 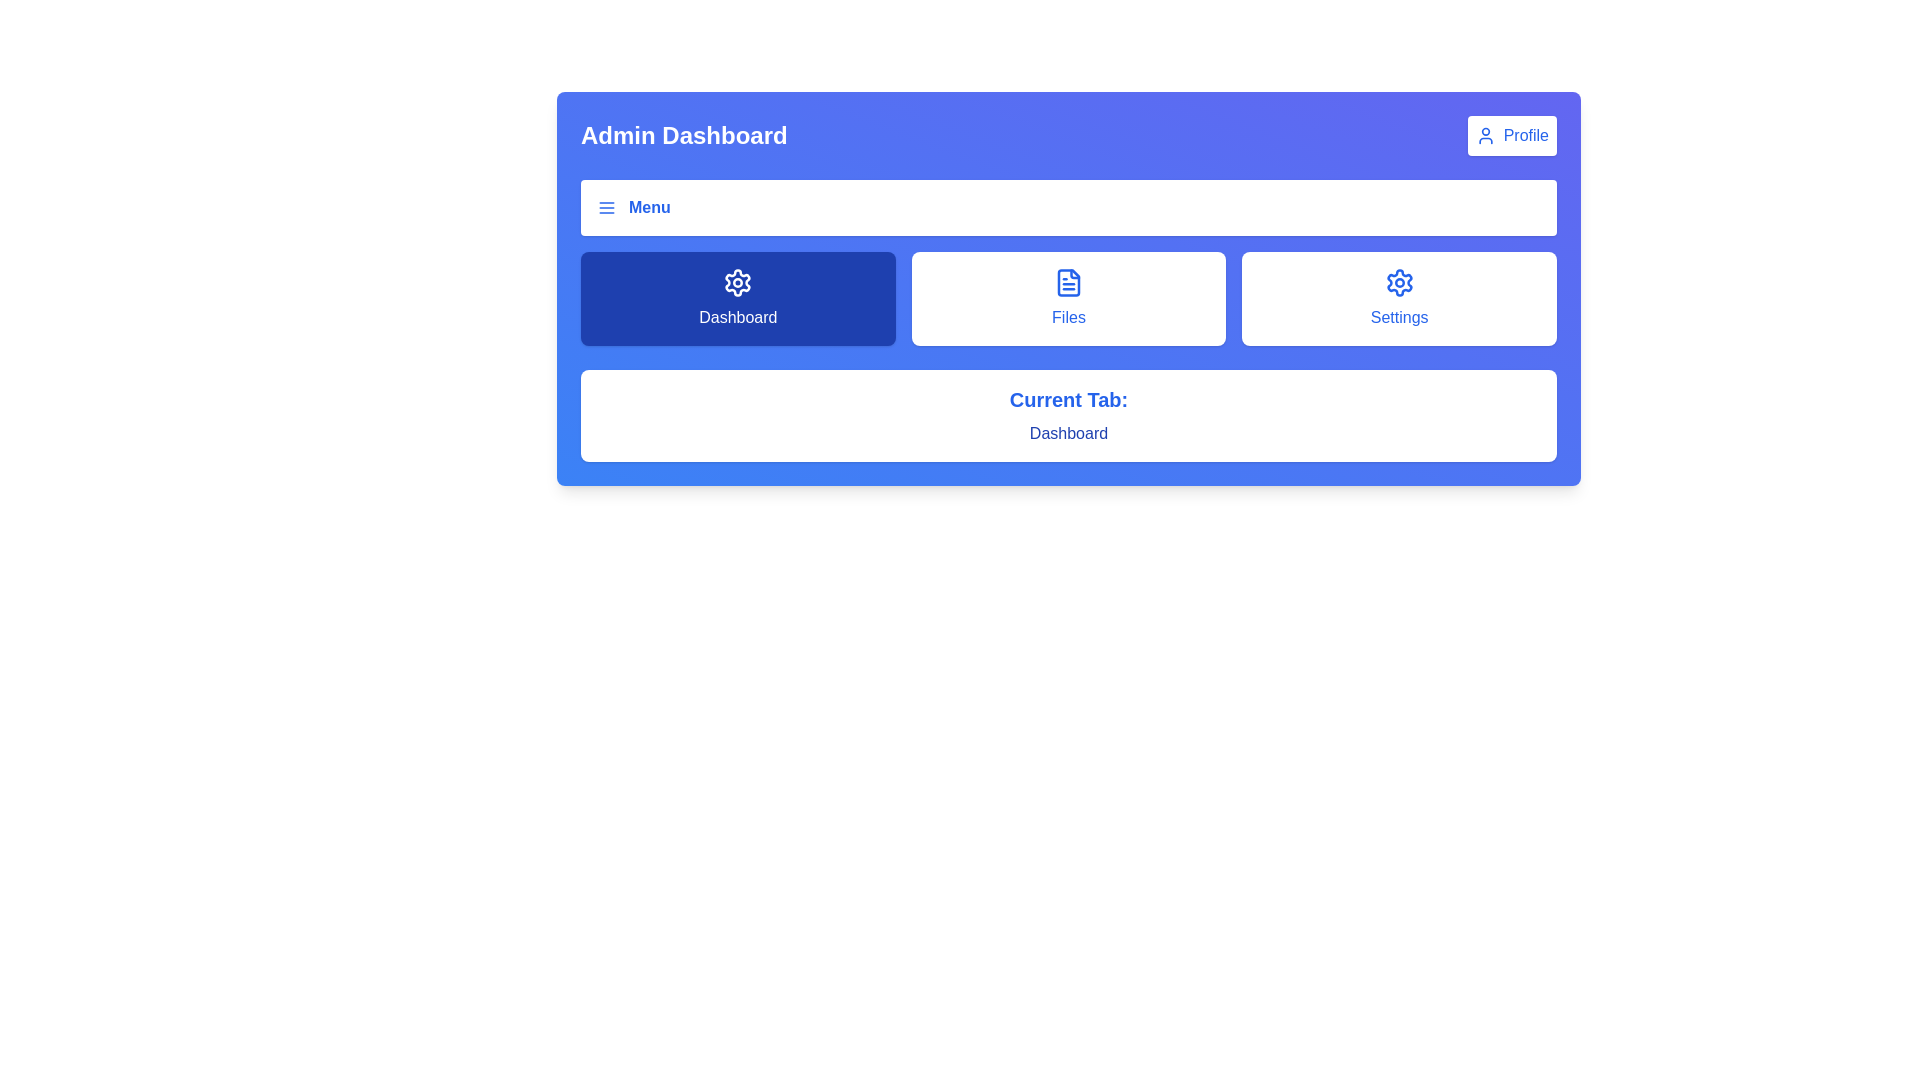 What do you see at coordinates (1068, 299) in the screenshot?
I see `the navigation button for accessing the 'Files' section, which is the second item in a row of three options located centrally between the 'Dashboard' card and the 'Settings' card` at bounding box center [1068, 299].